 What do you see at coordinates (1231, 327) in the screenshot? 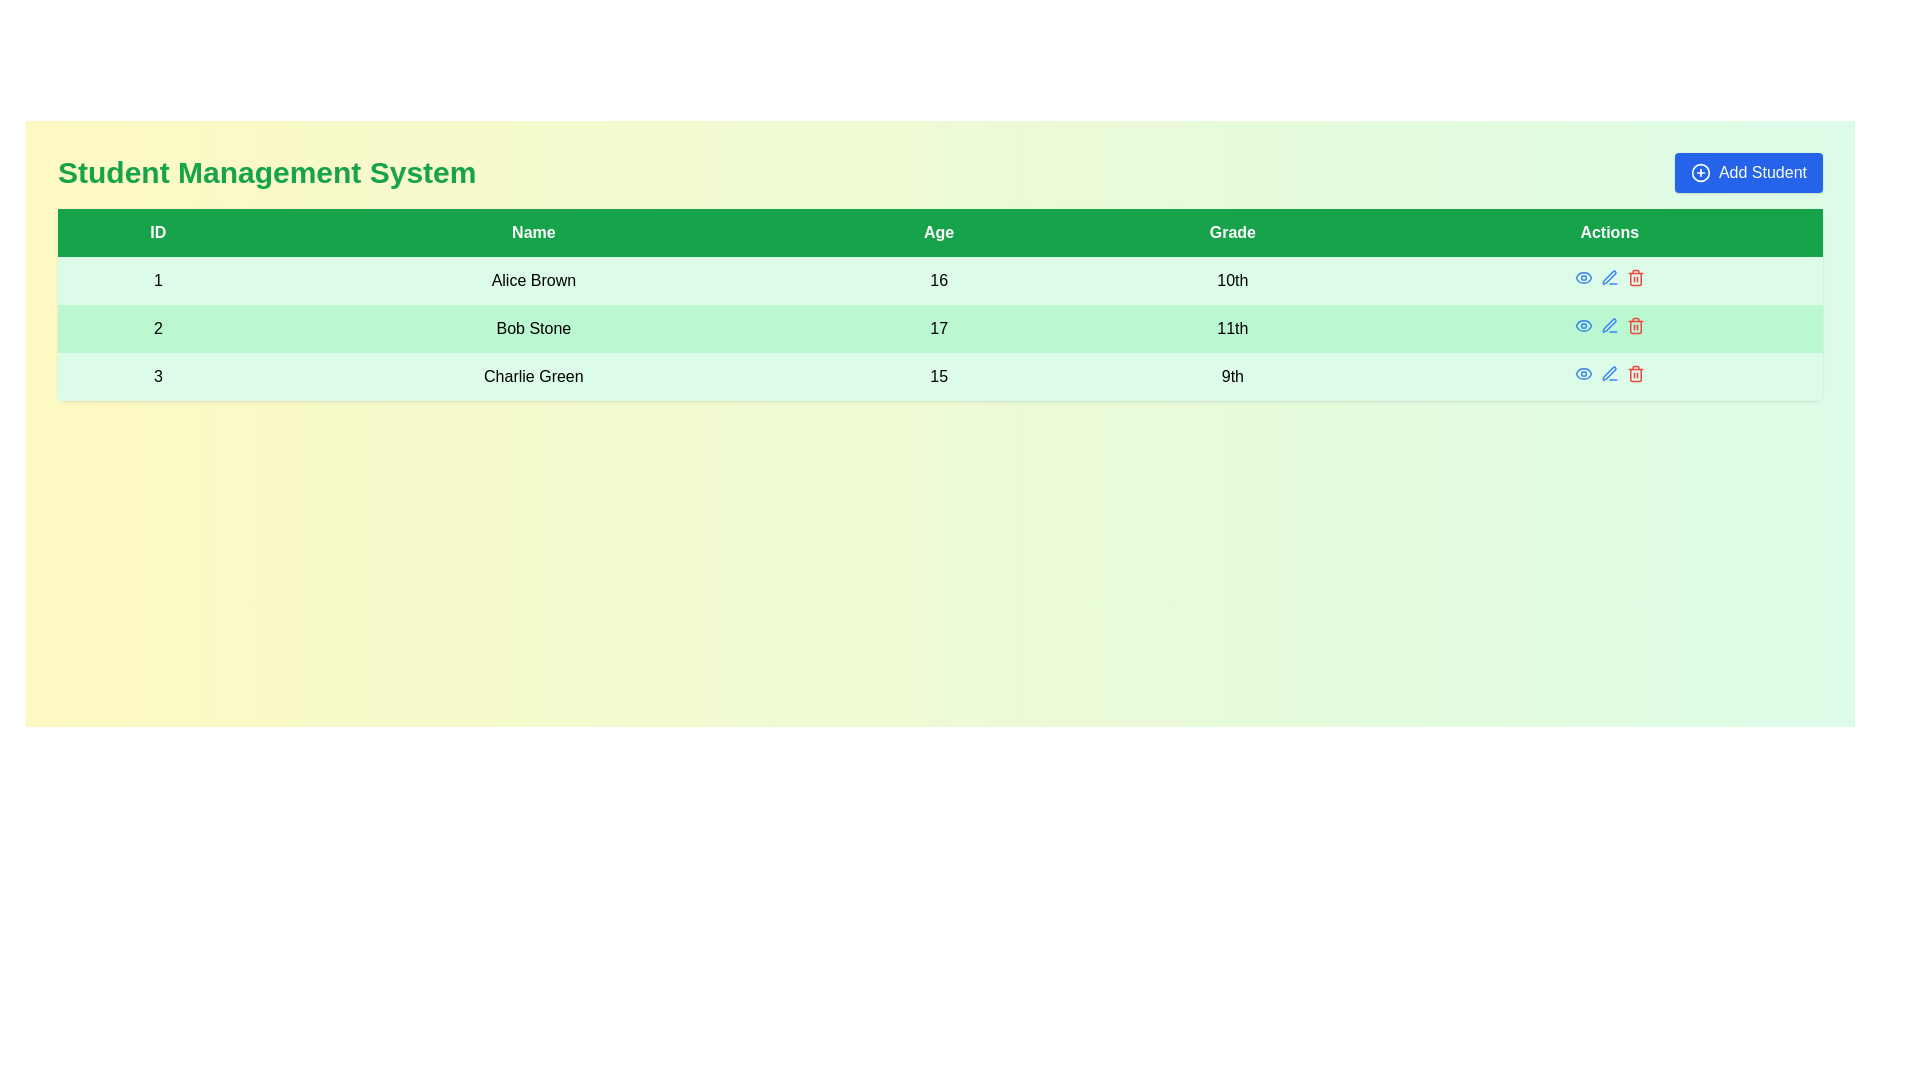
I see `the Plain text display indicating the grade level '11th' in the fourth column of the second row in the student management system interface` at bounding box center [1231, 327].